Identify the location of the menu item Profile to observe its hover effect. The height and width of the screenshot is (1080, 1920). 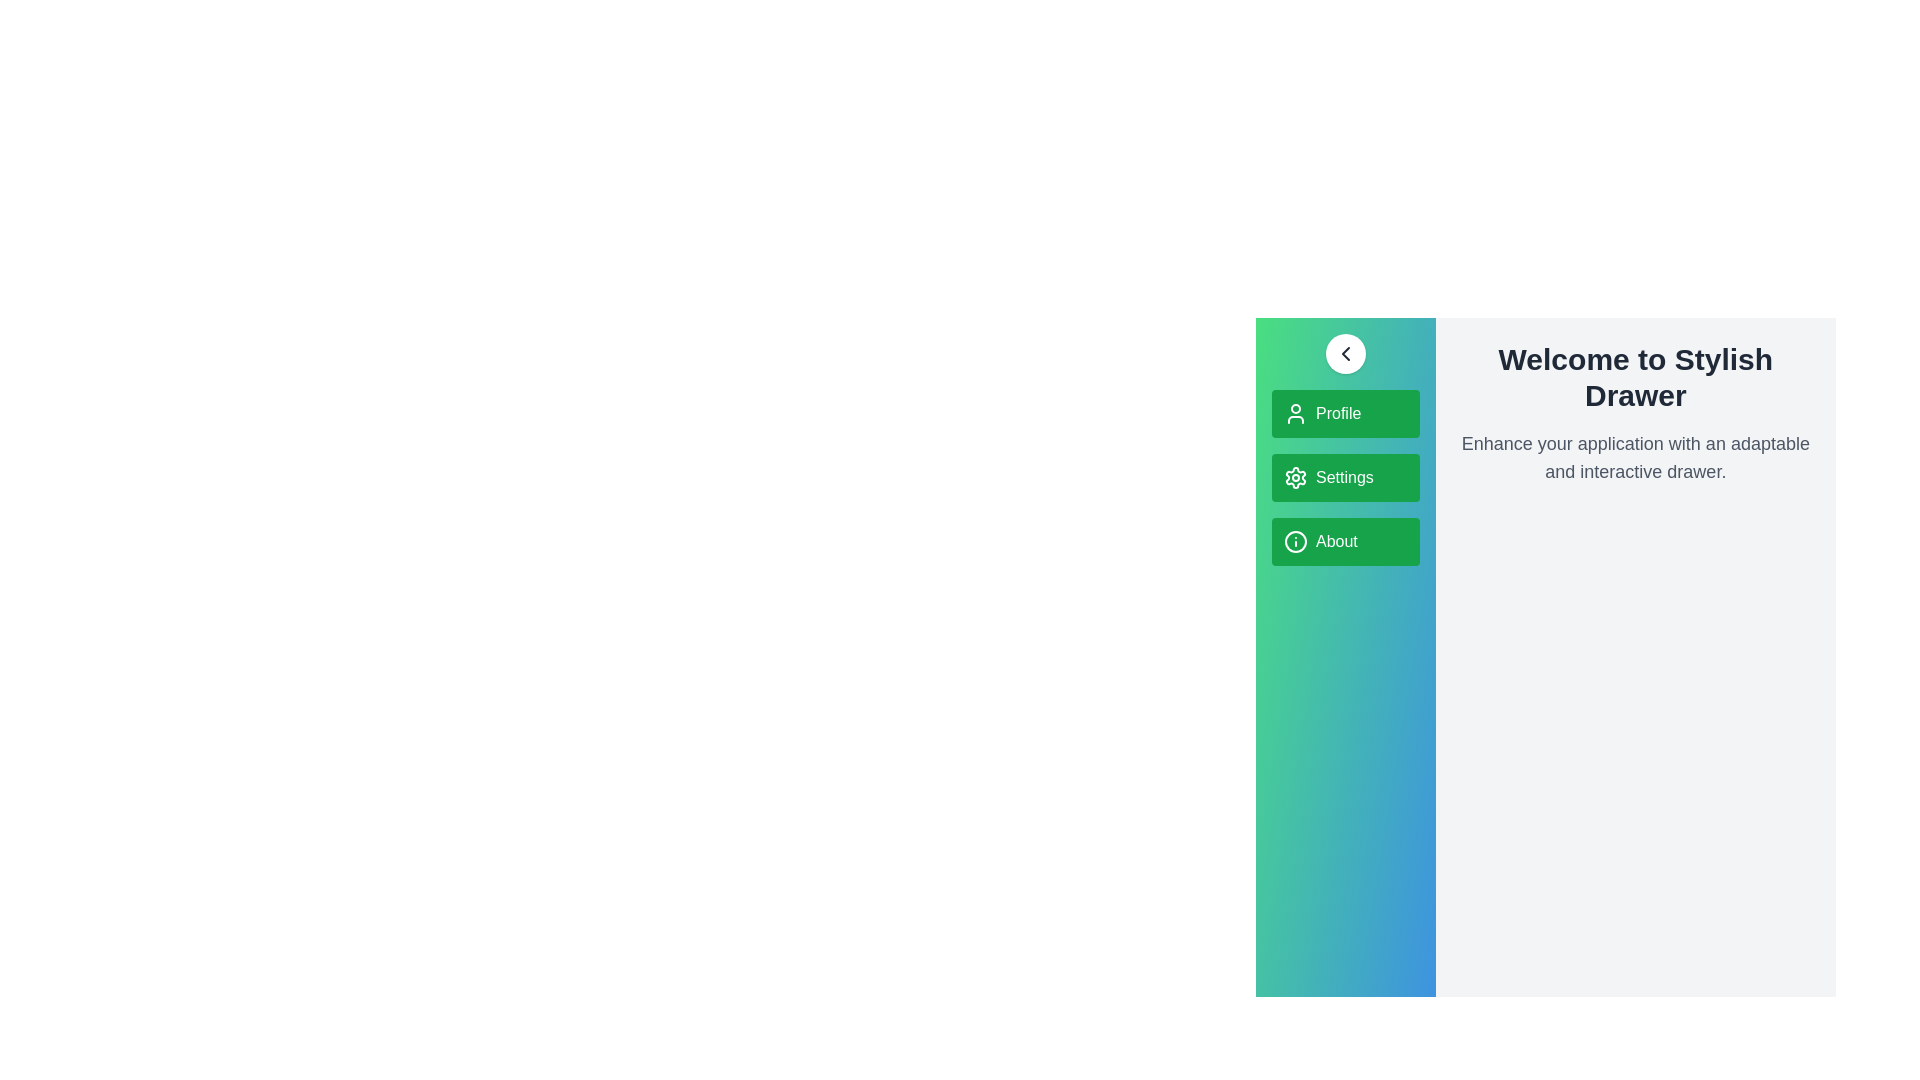
(1345, 412).